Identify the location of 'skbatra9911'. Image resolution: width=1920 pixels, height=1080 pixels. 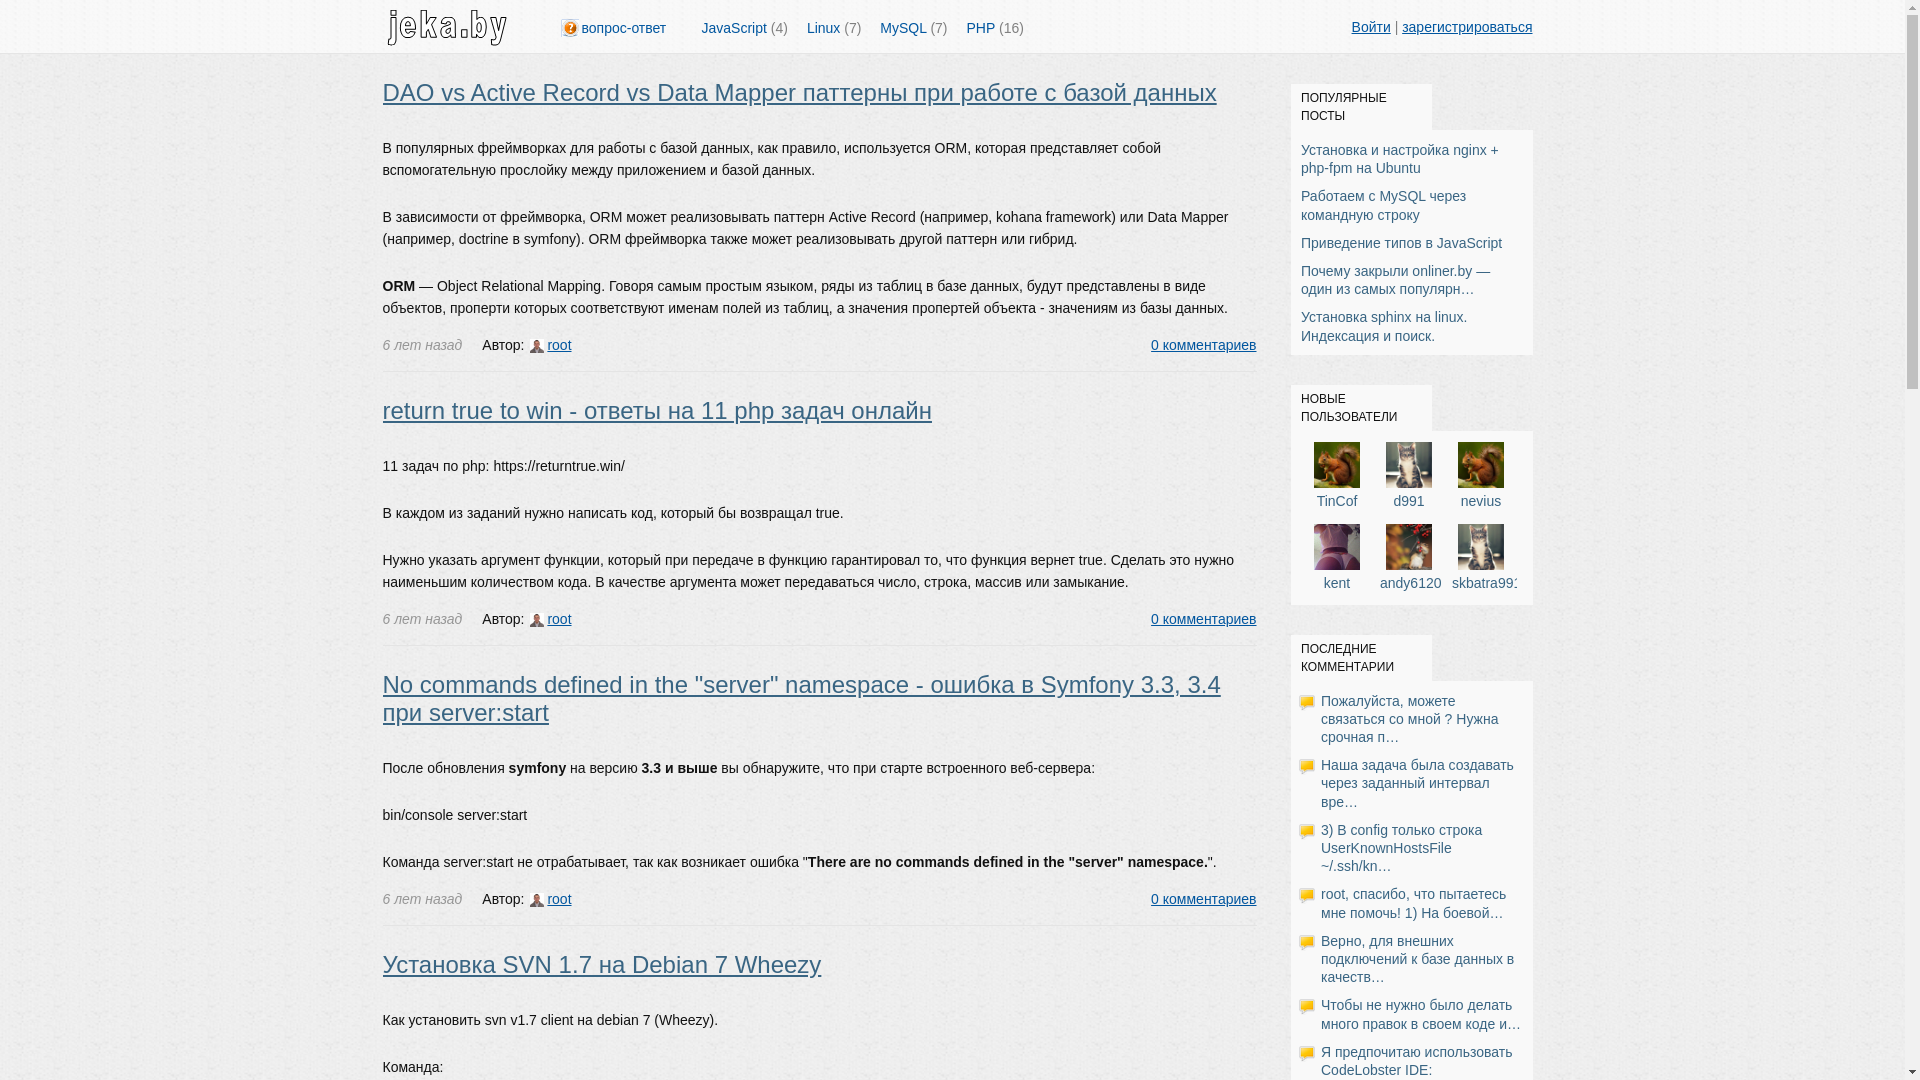
(1490, 574).